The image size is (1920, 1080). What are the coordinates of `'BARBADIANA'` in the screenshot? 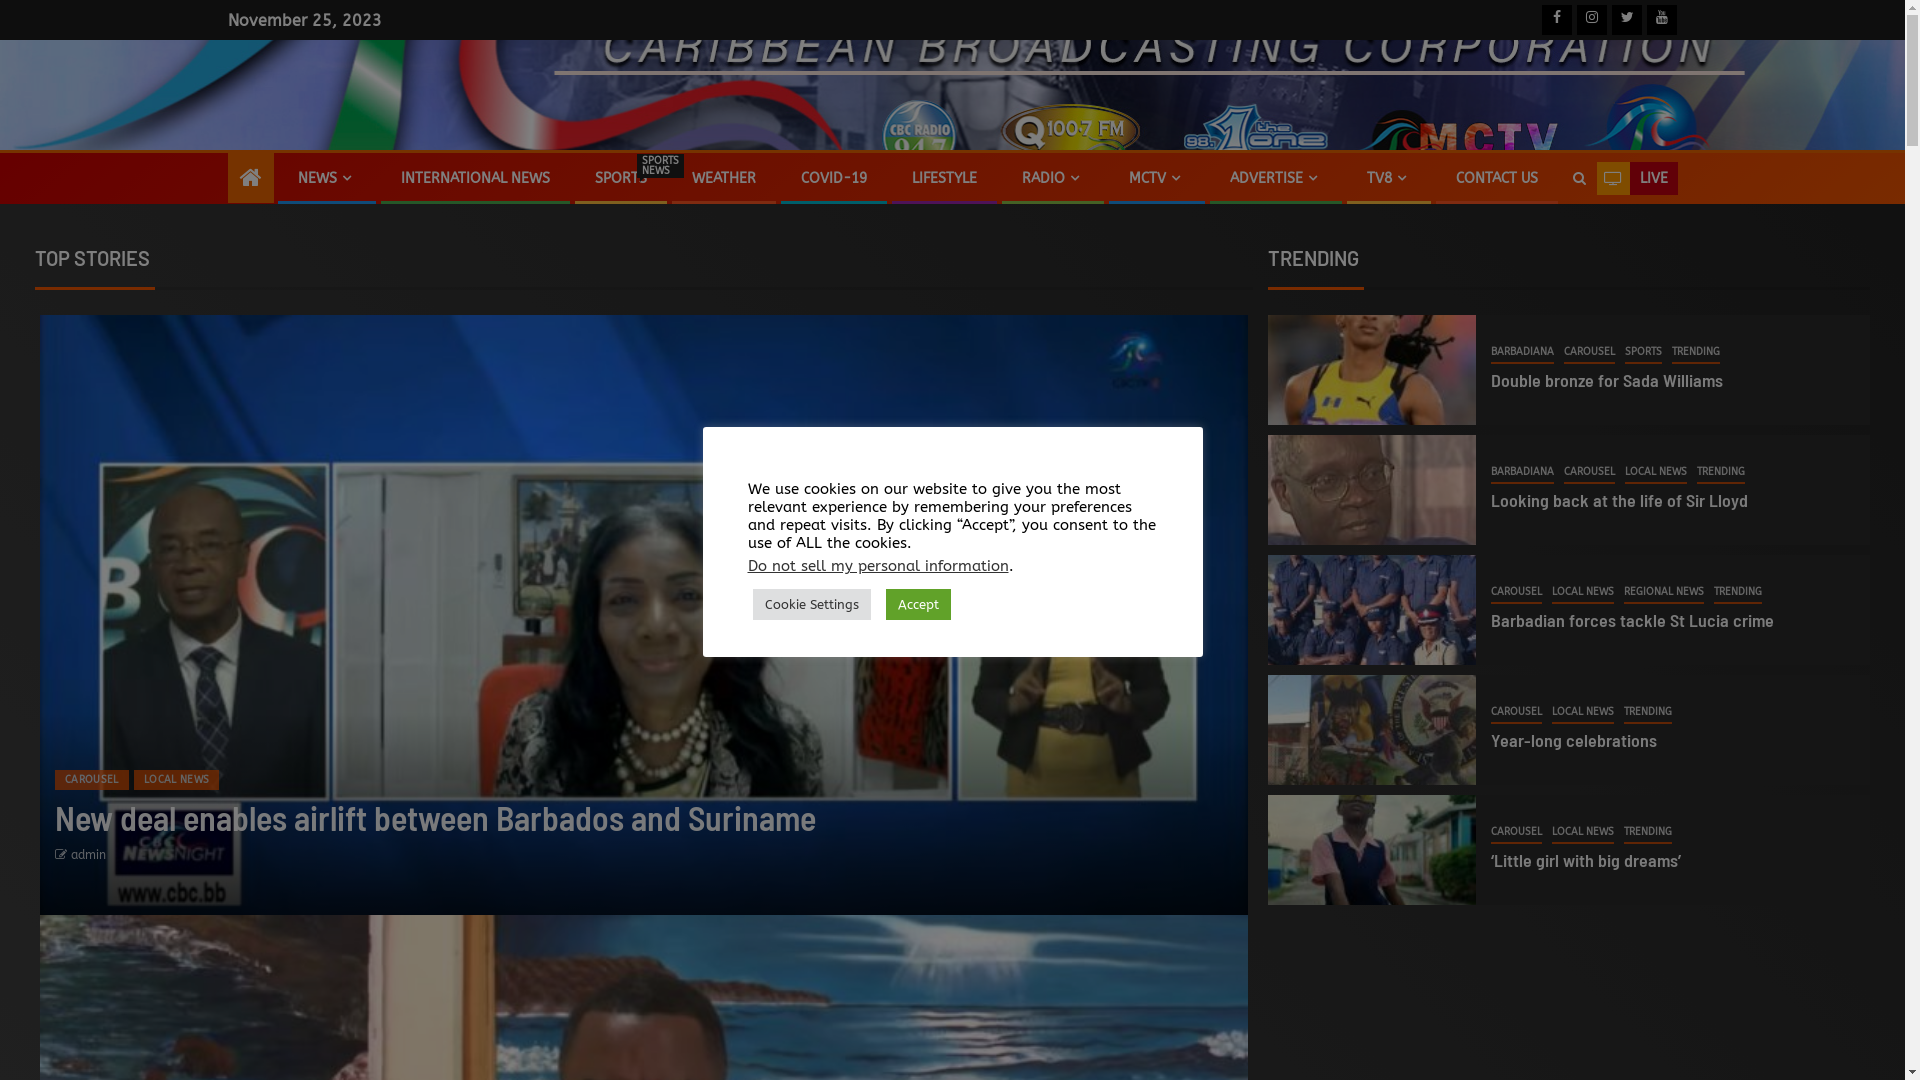 It's located at (1521, 352).